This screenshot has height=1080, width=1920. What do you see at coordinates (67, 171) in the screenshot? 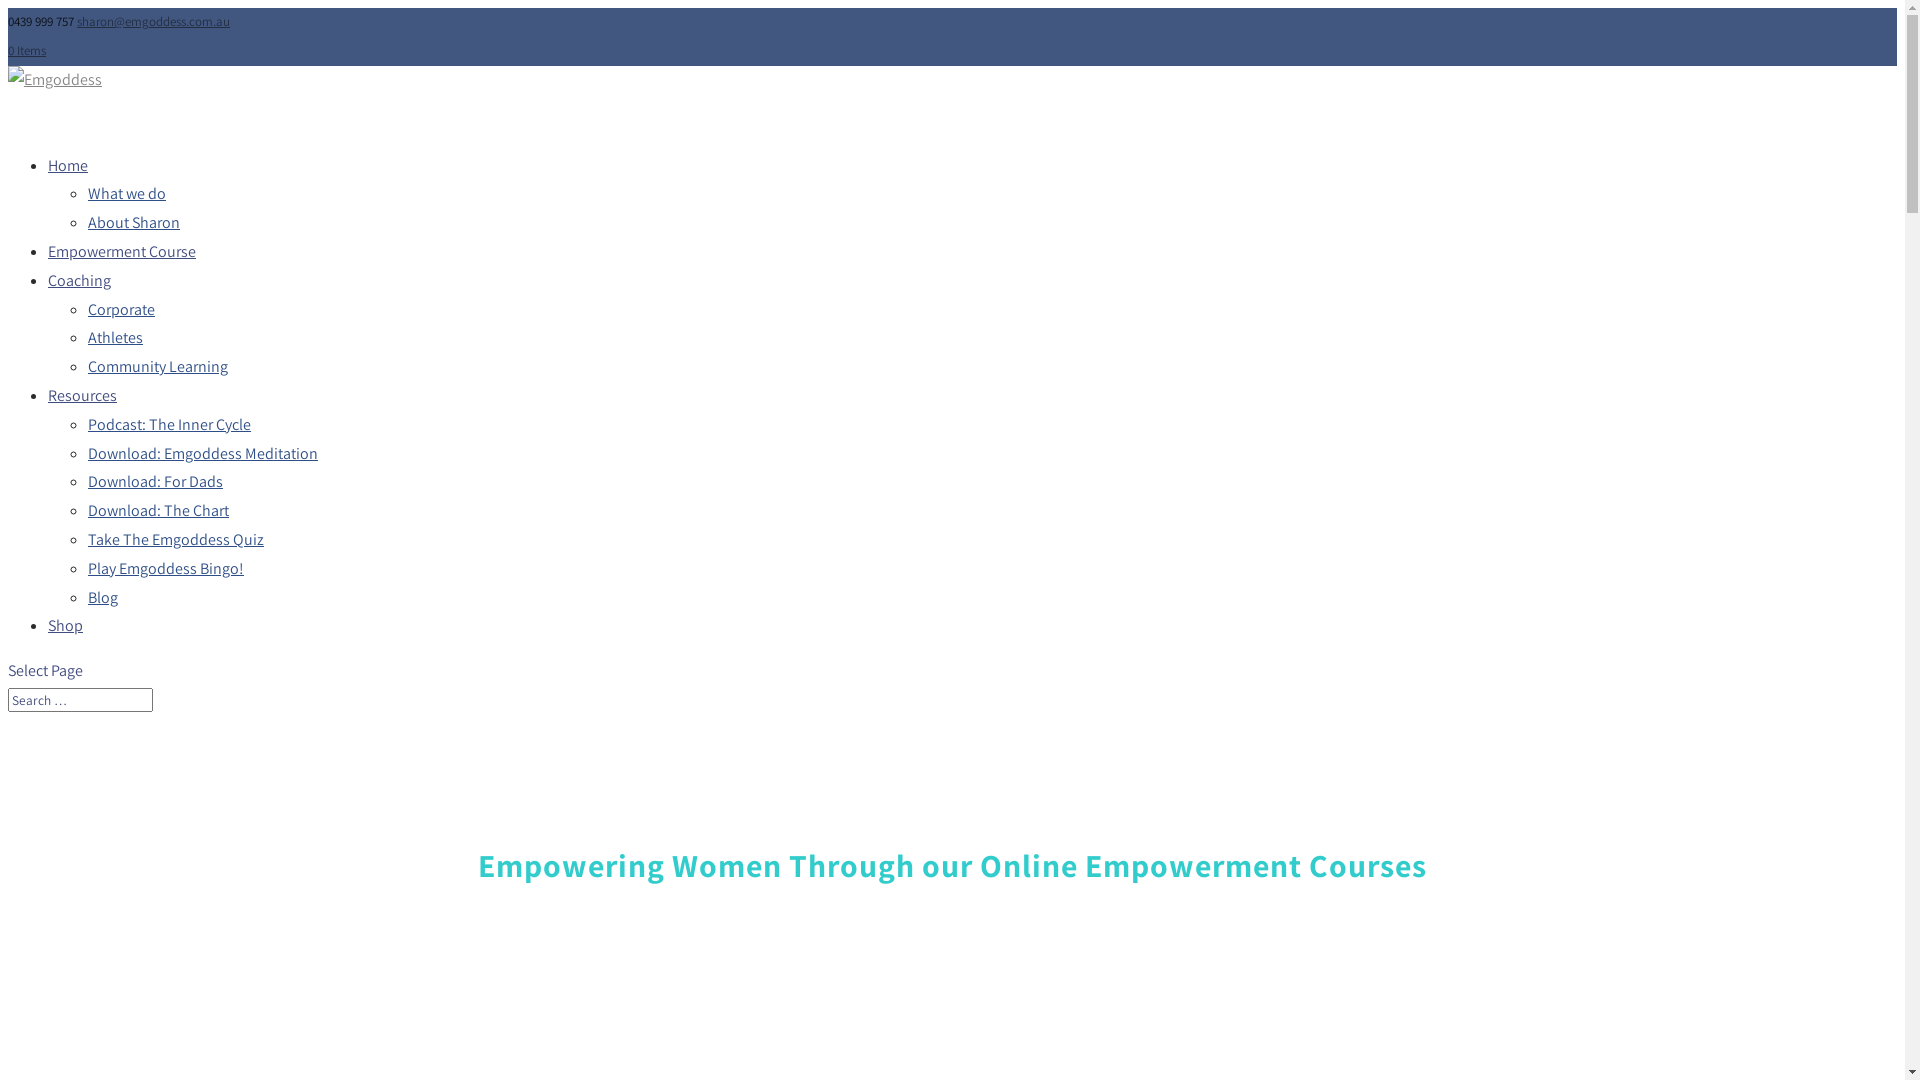
I see `'Home'` at bounding box center [67, 171].